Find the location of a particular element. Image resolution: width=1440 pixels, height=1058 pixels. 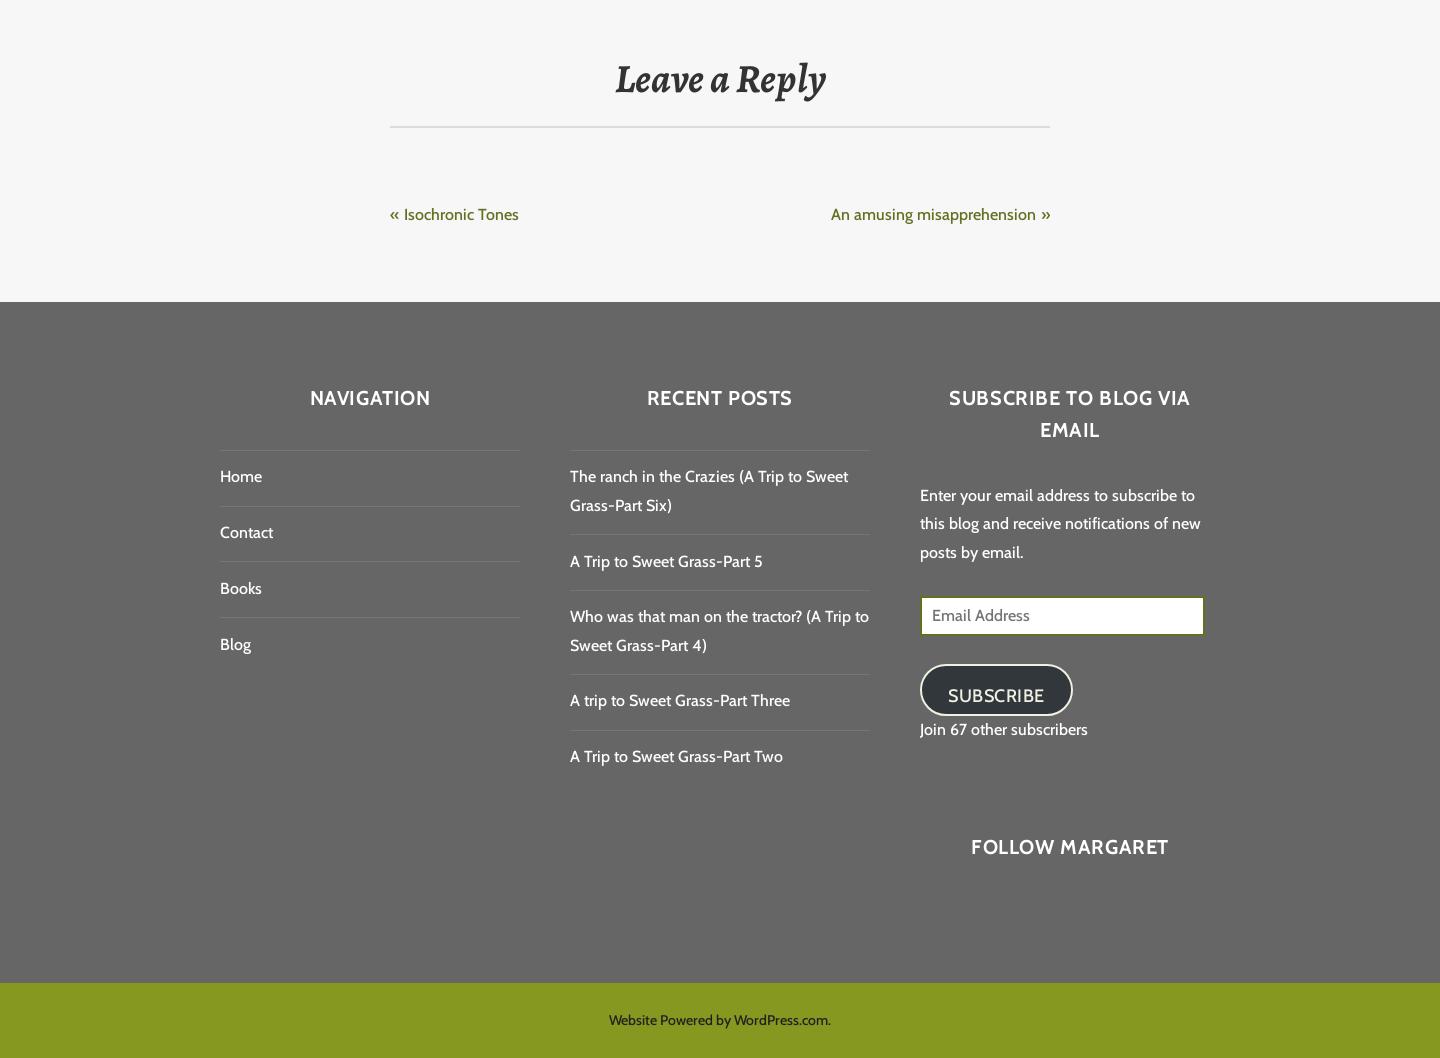

'A trip to Sweet Grass-Part Three' is located at coordinates (679, 699).